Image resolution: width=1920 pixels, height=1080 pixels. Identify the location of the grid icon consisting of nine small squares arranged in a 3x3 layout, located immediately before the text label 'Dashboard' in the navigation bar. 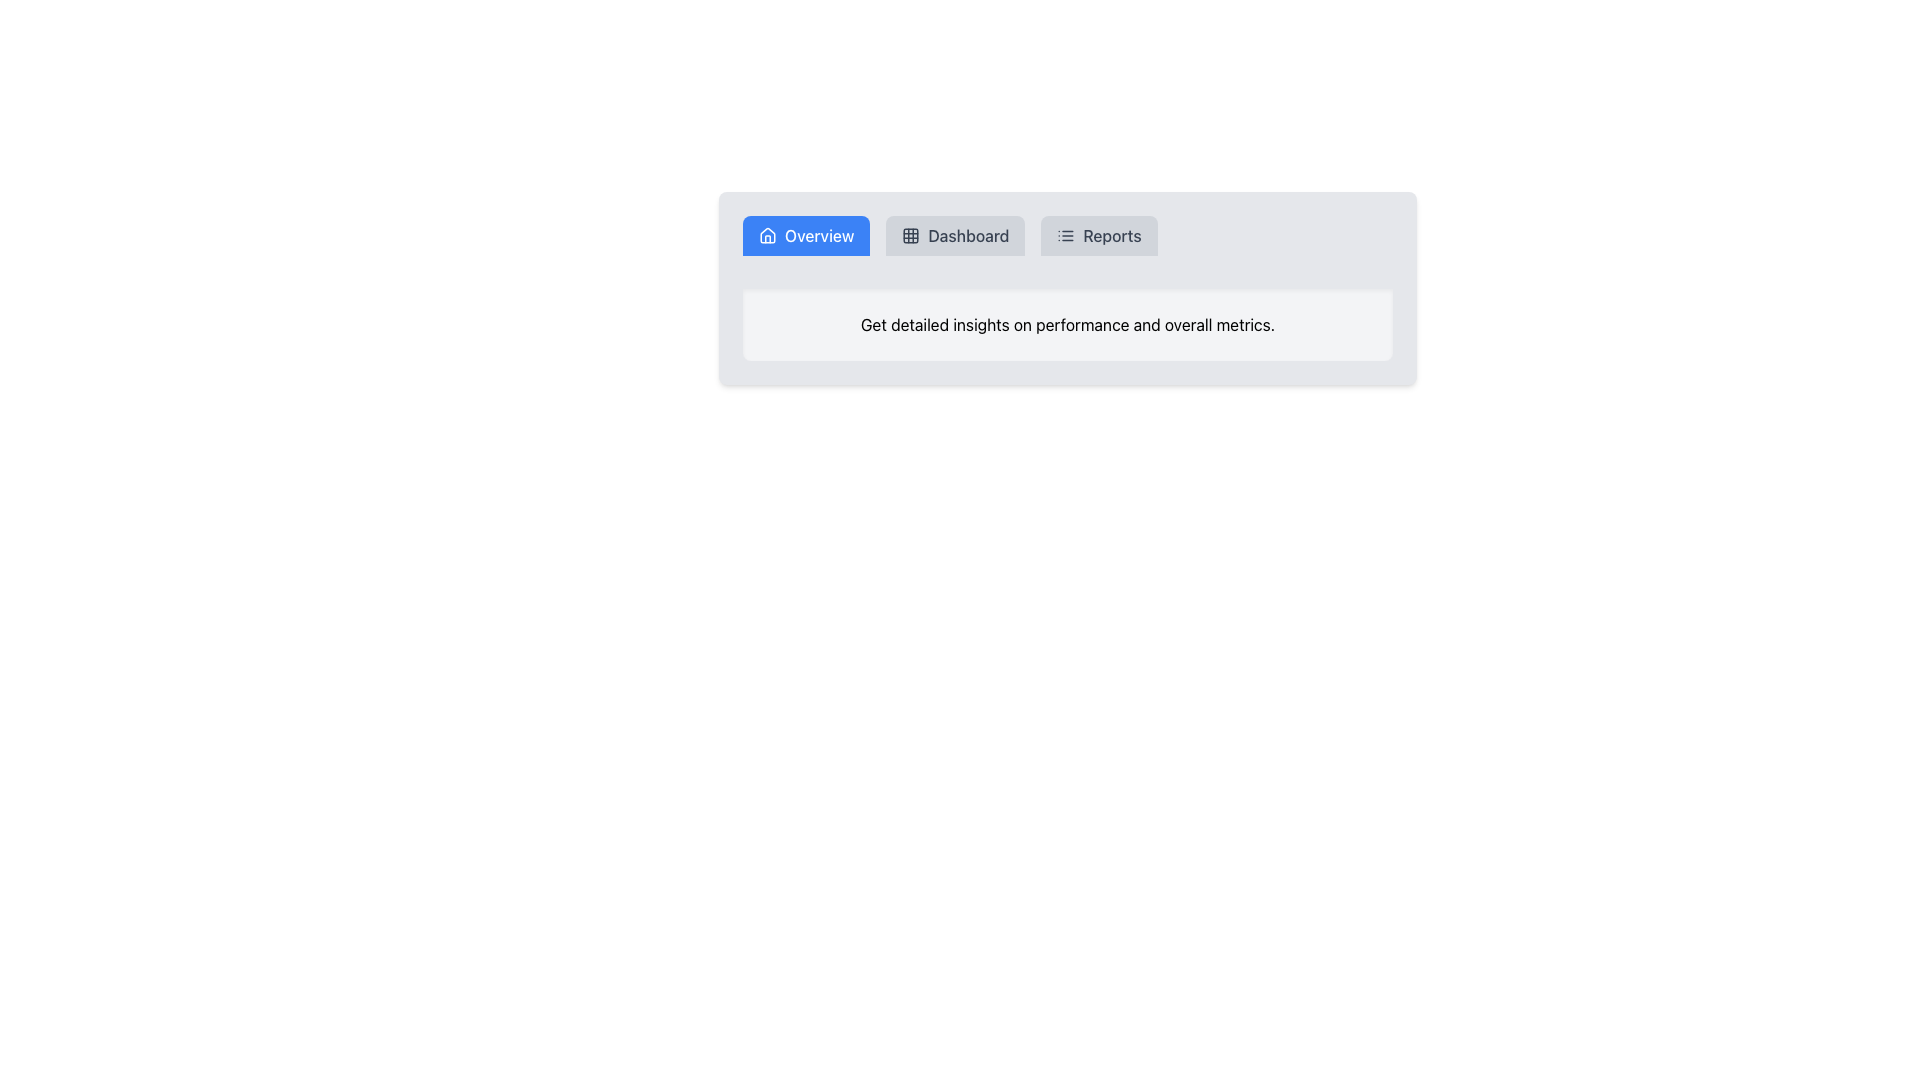
(910, 234).